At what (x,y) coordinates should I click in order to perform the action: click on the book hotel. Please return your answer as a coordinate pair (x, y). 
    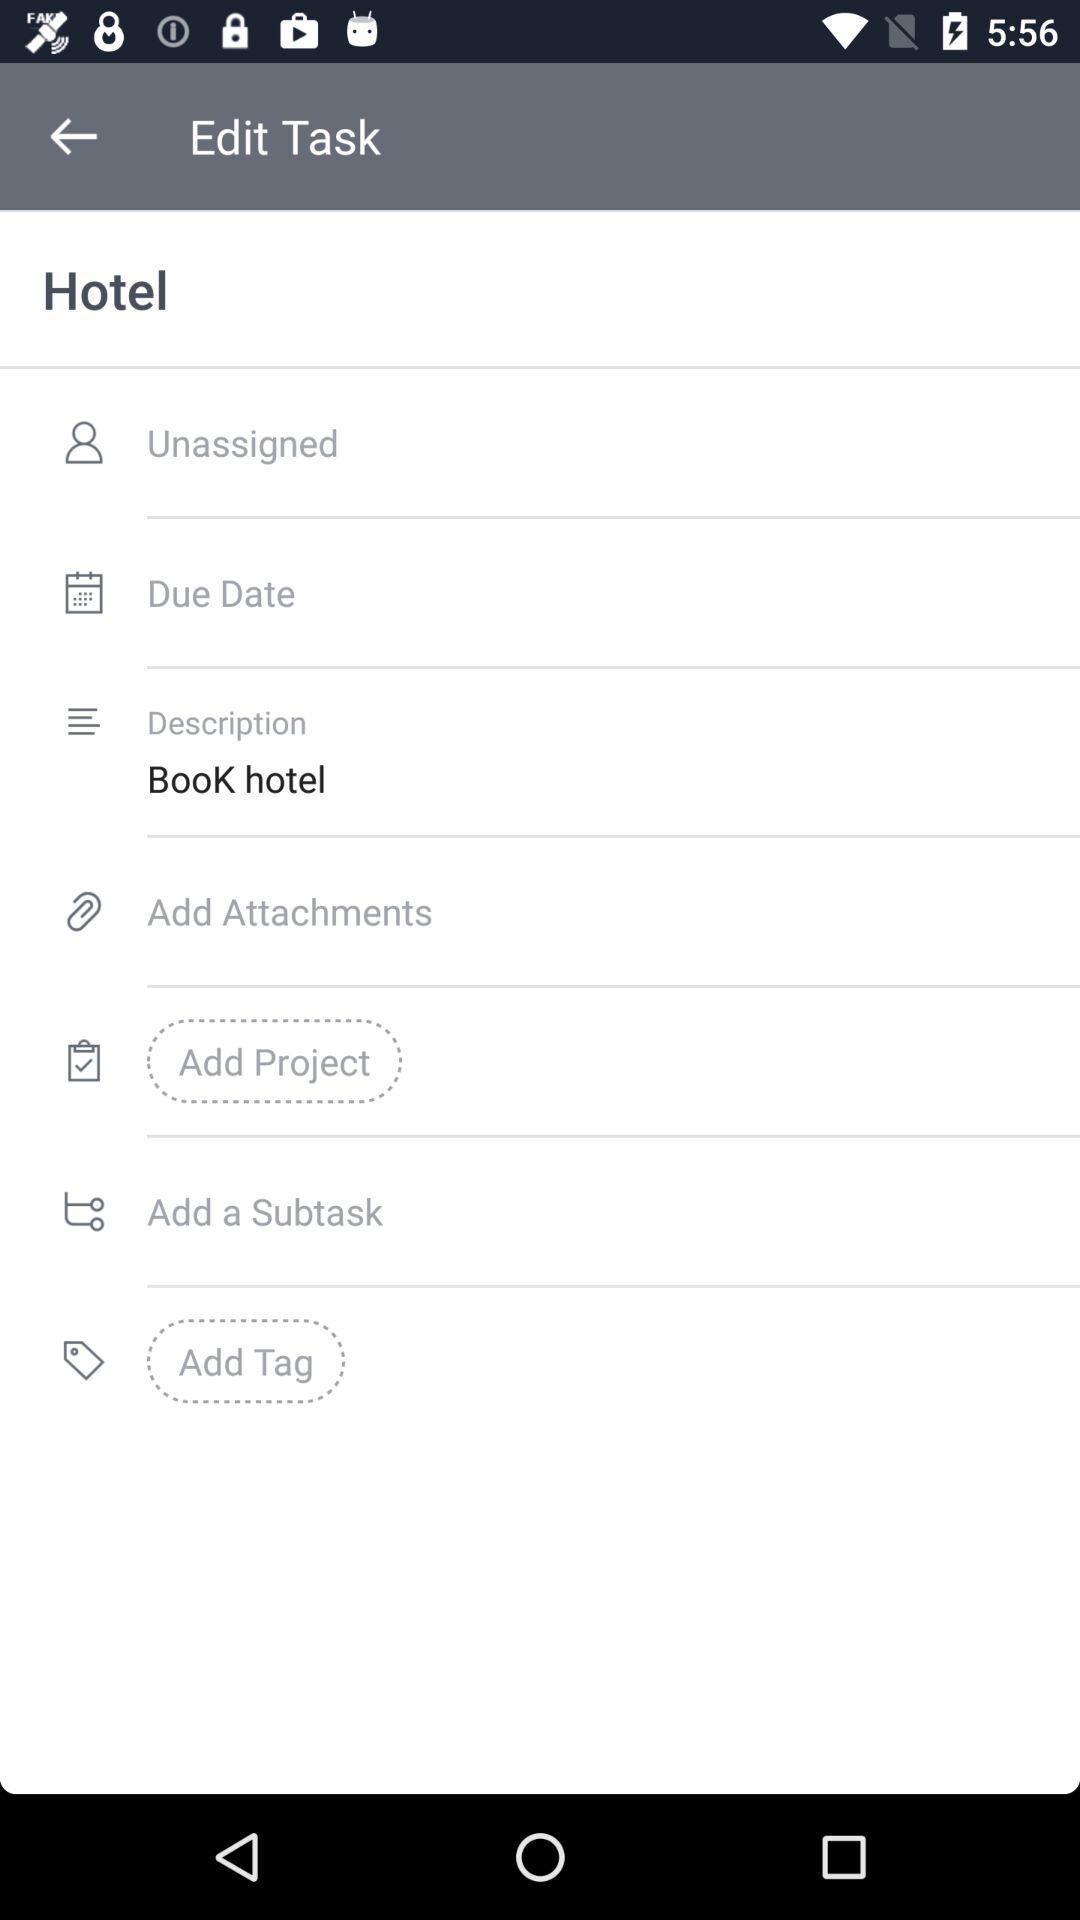
    Looking at the image, I should click on (612, 777).